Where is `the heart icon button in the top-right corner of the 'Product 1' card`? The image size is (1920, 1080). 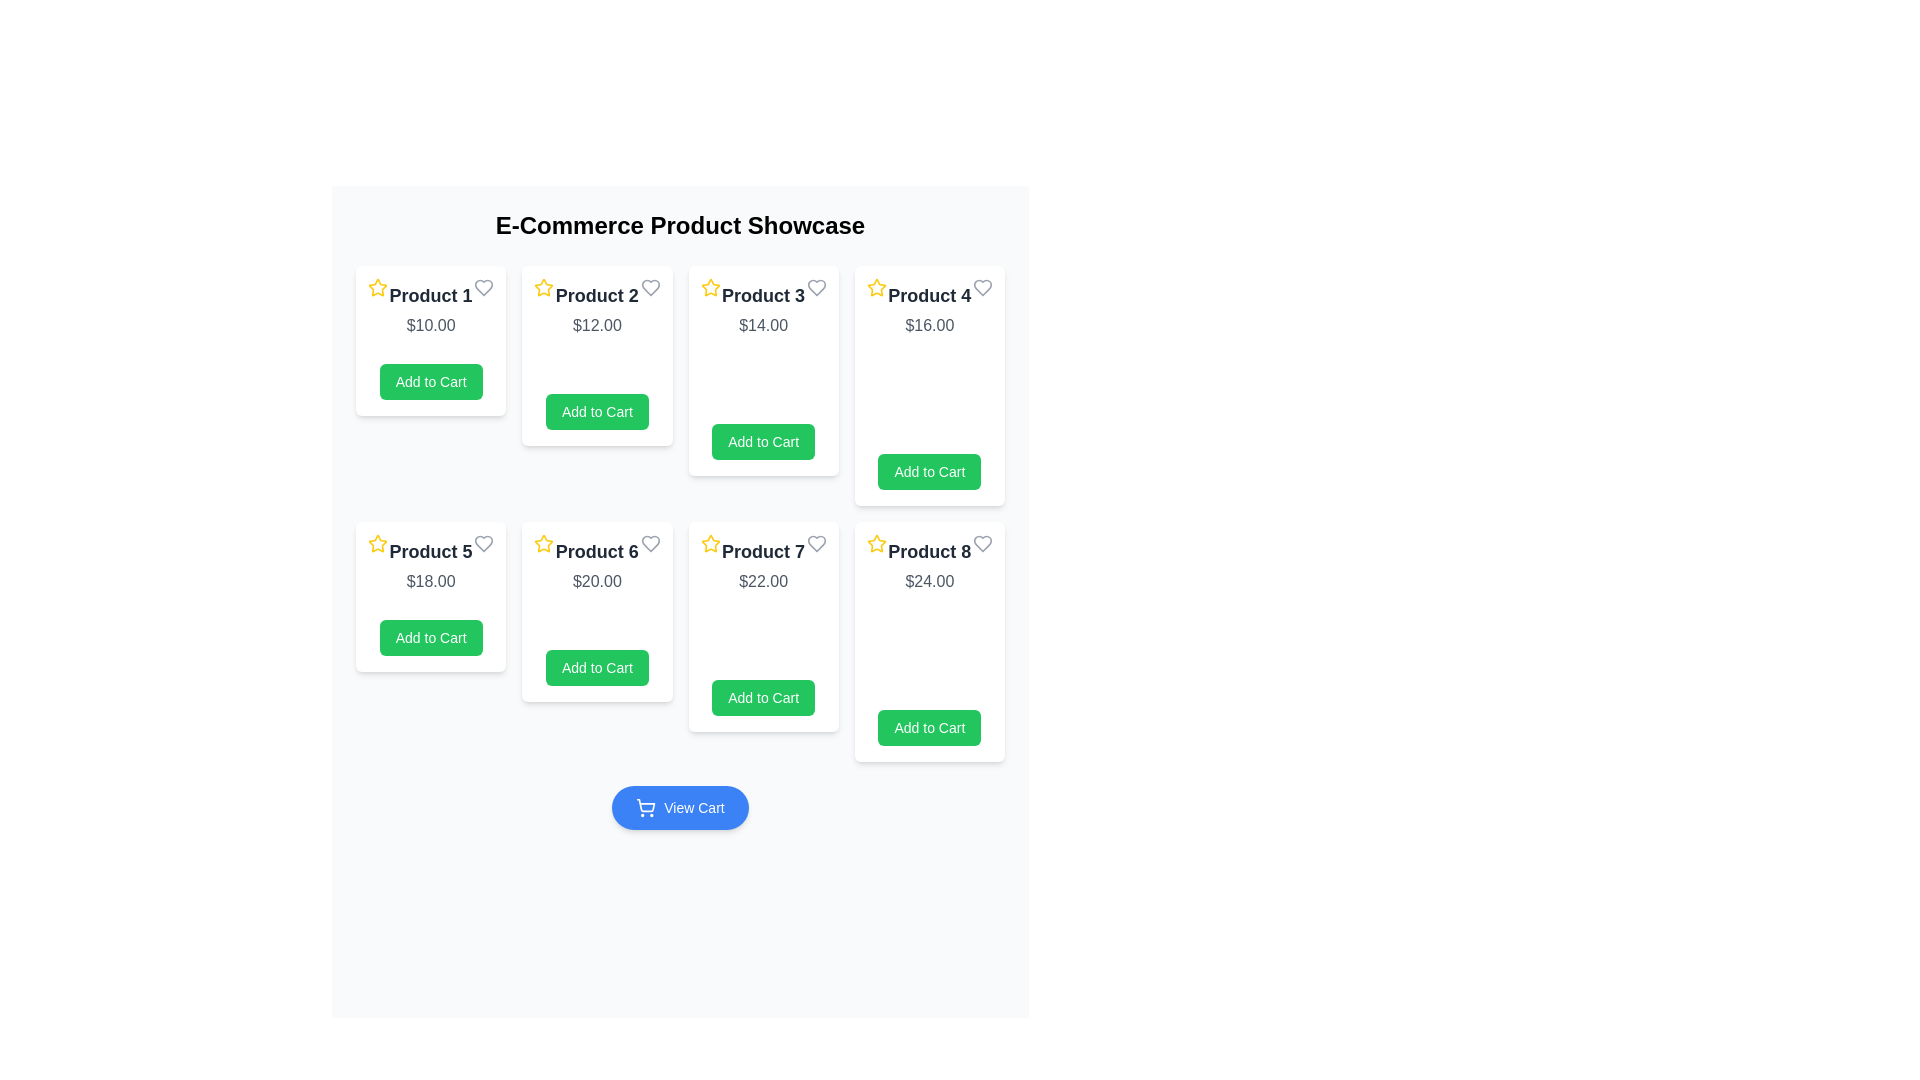
the heart icon button in the top-right corner of the 'Product 1' card is located at coordinates (484, 288).